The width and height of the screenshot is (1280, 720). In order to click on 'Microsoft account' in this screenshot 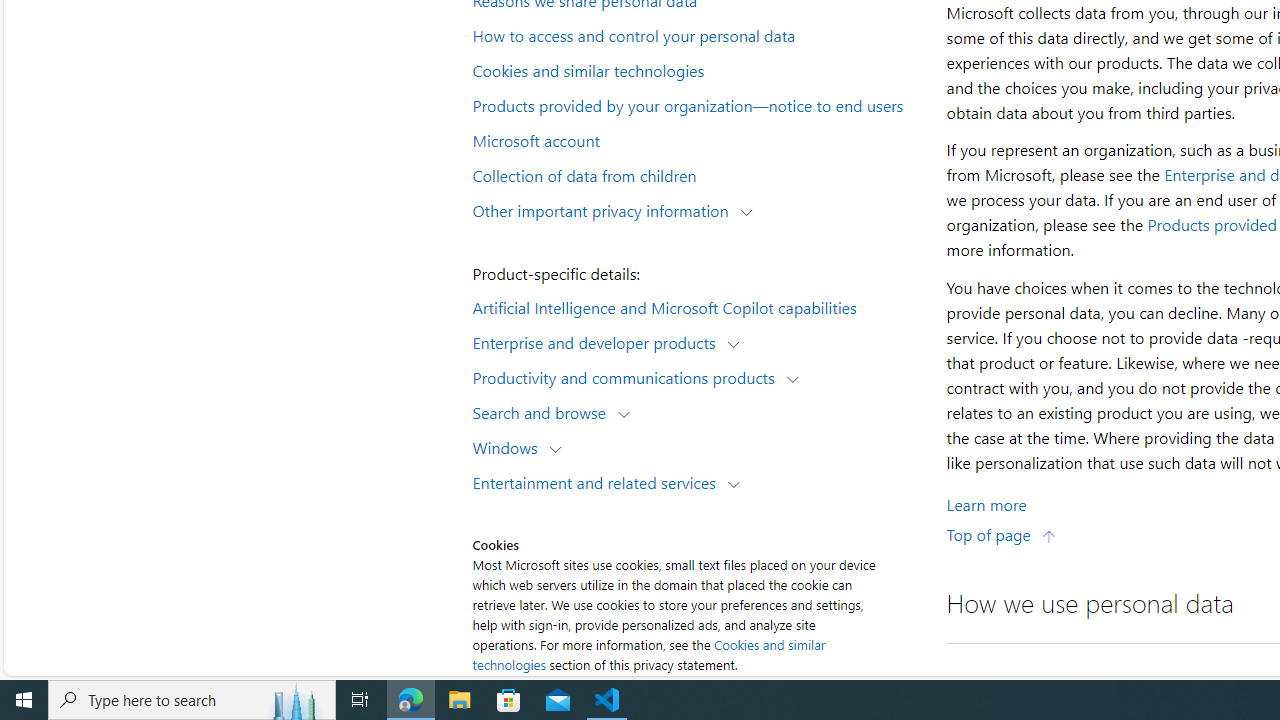, I will do `click(696, 138)`.